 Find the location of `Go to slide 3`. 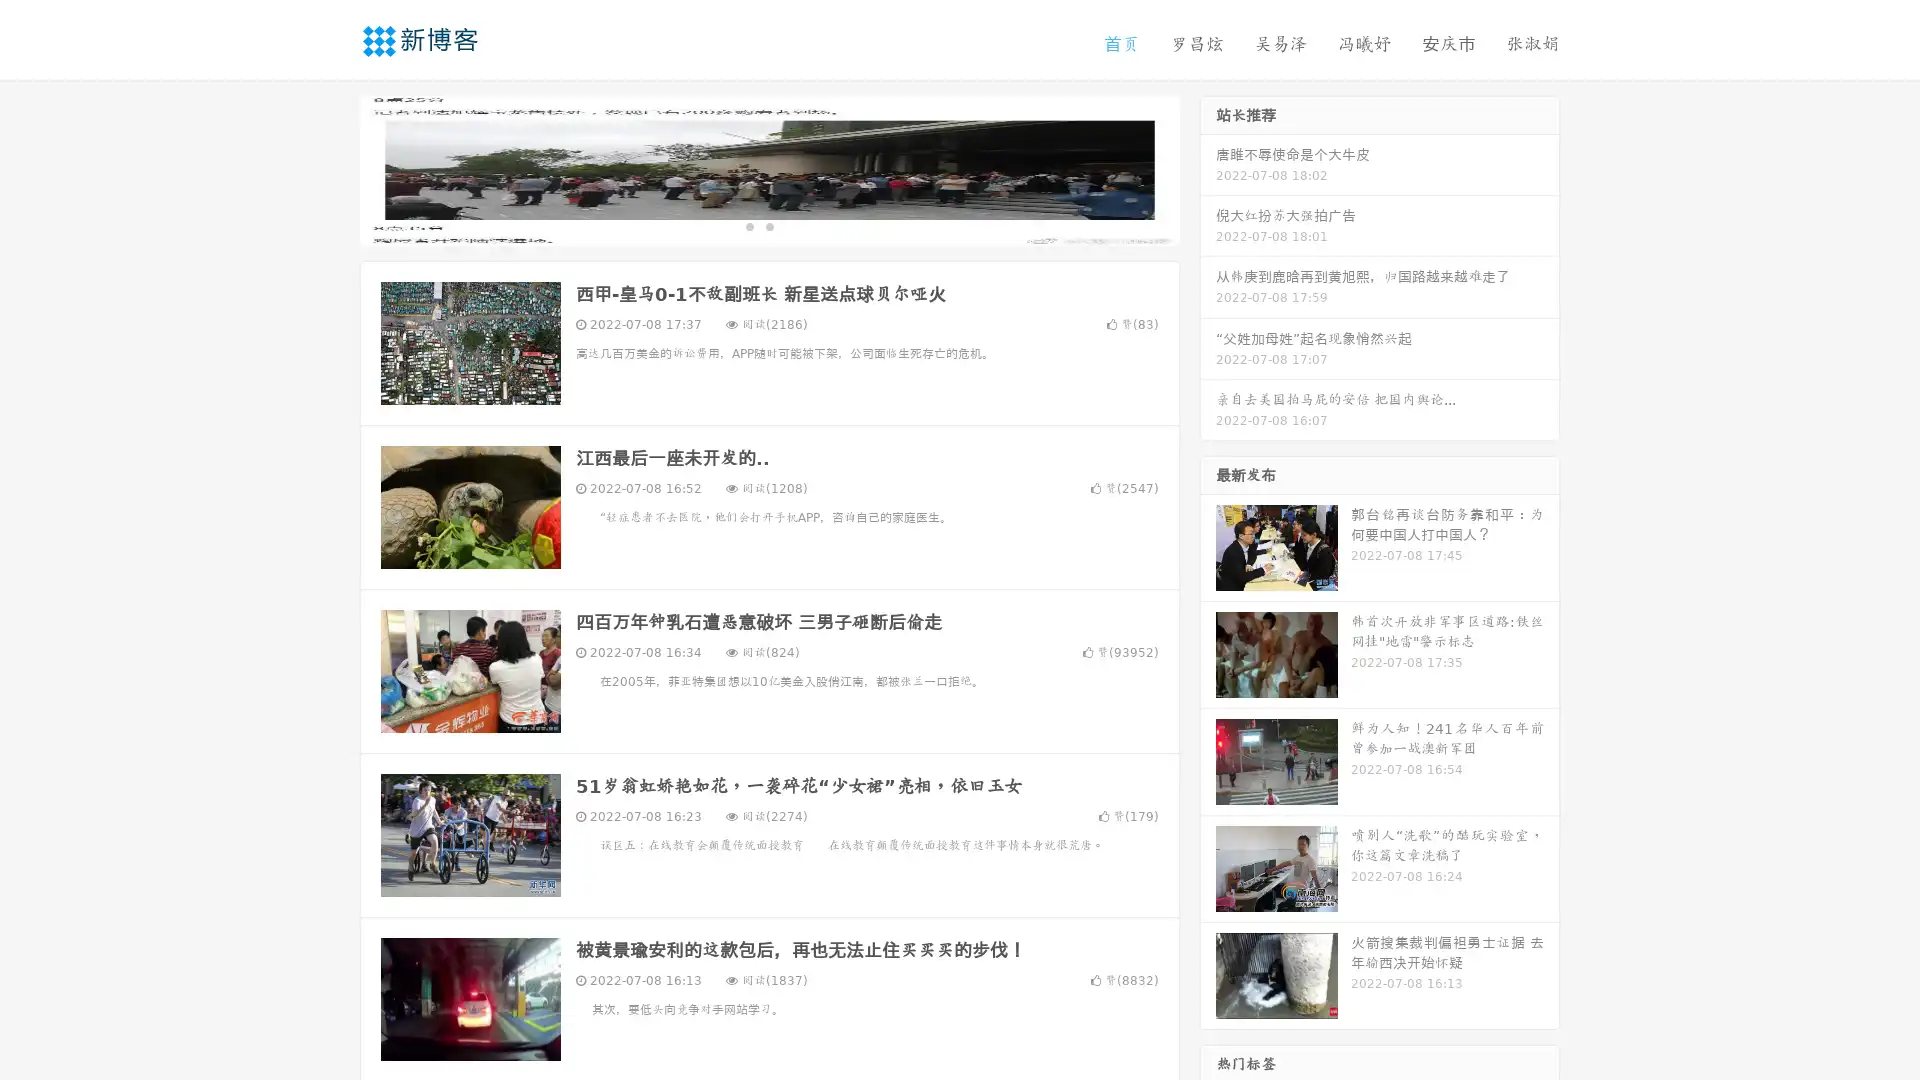

Go to slide 3 is located at coordinates (789, 225).